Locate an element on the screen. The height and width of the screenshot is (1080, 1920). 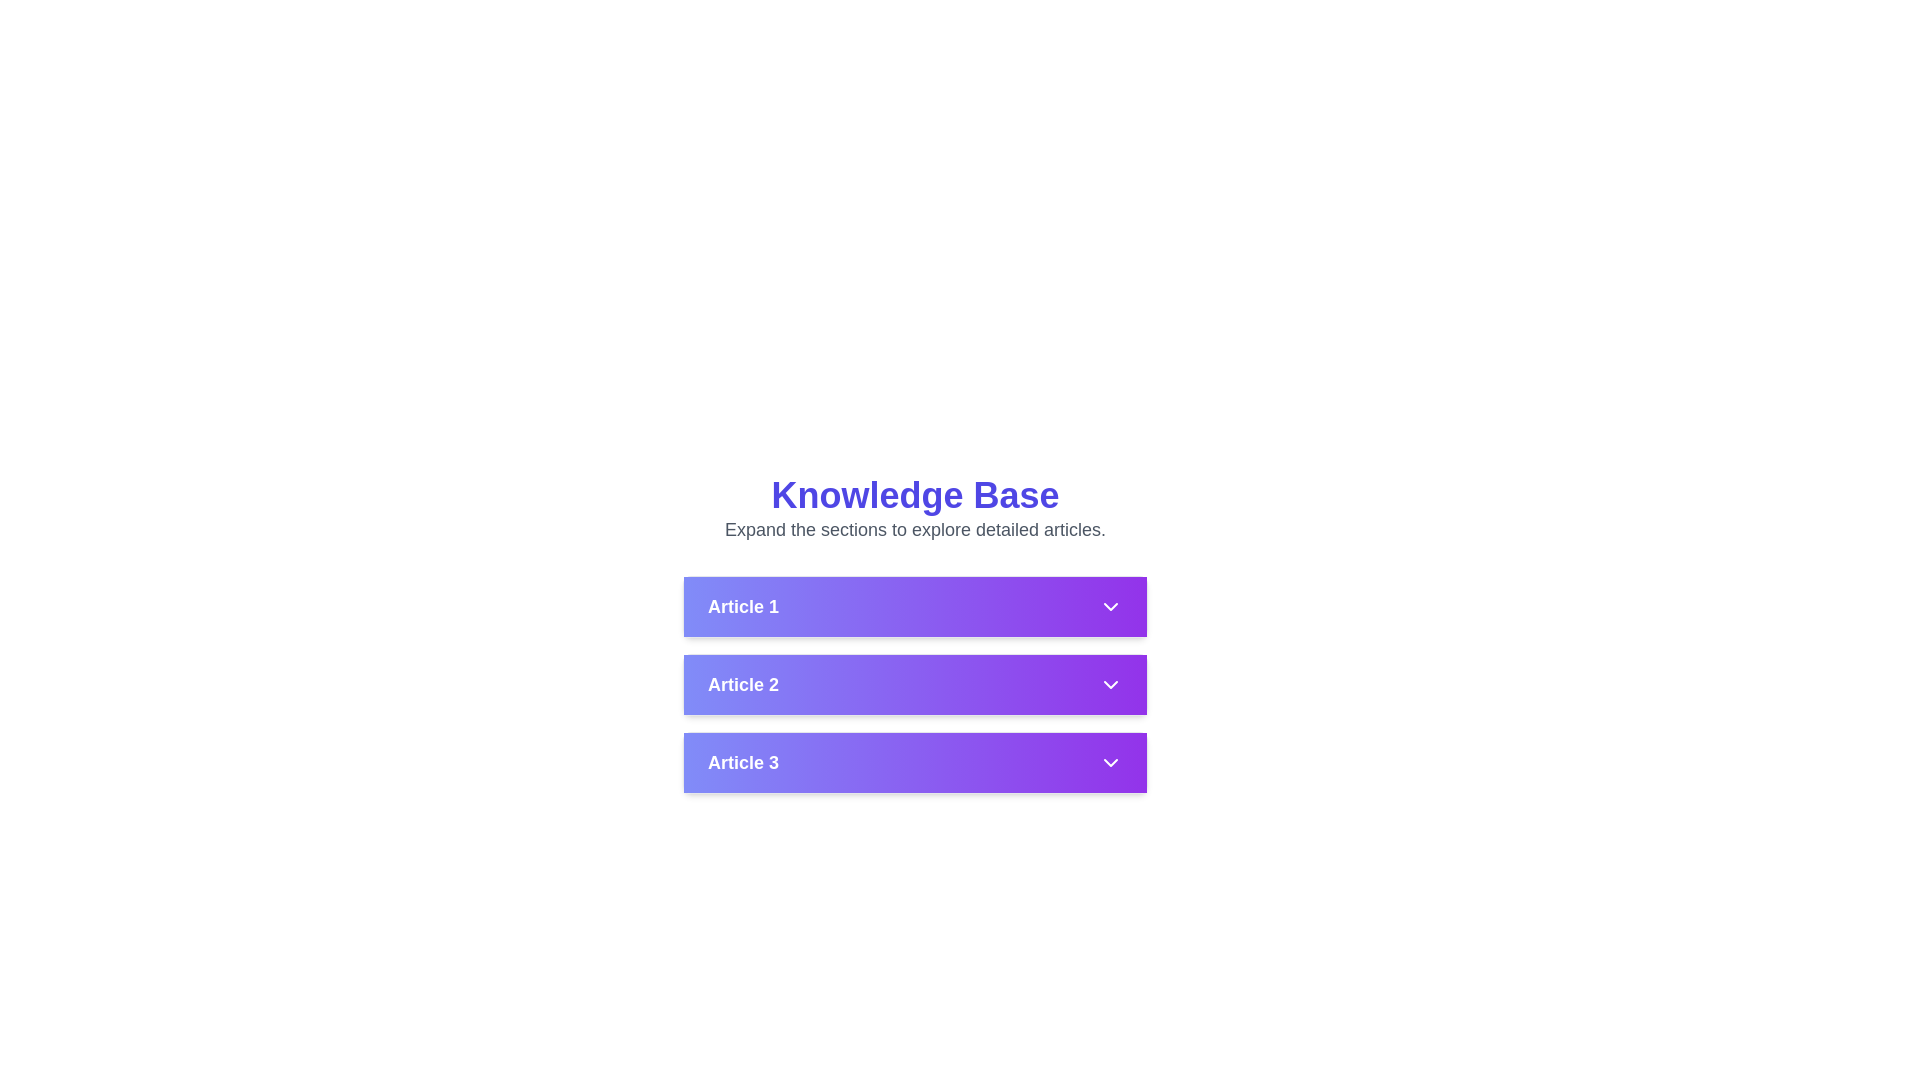
the interactive list item labeled 'Article 1' is located at coordinates (914, 605).